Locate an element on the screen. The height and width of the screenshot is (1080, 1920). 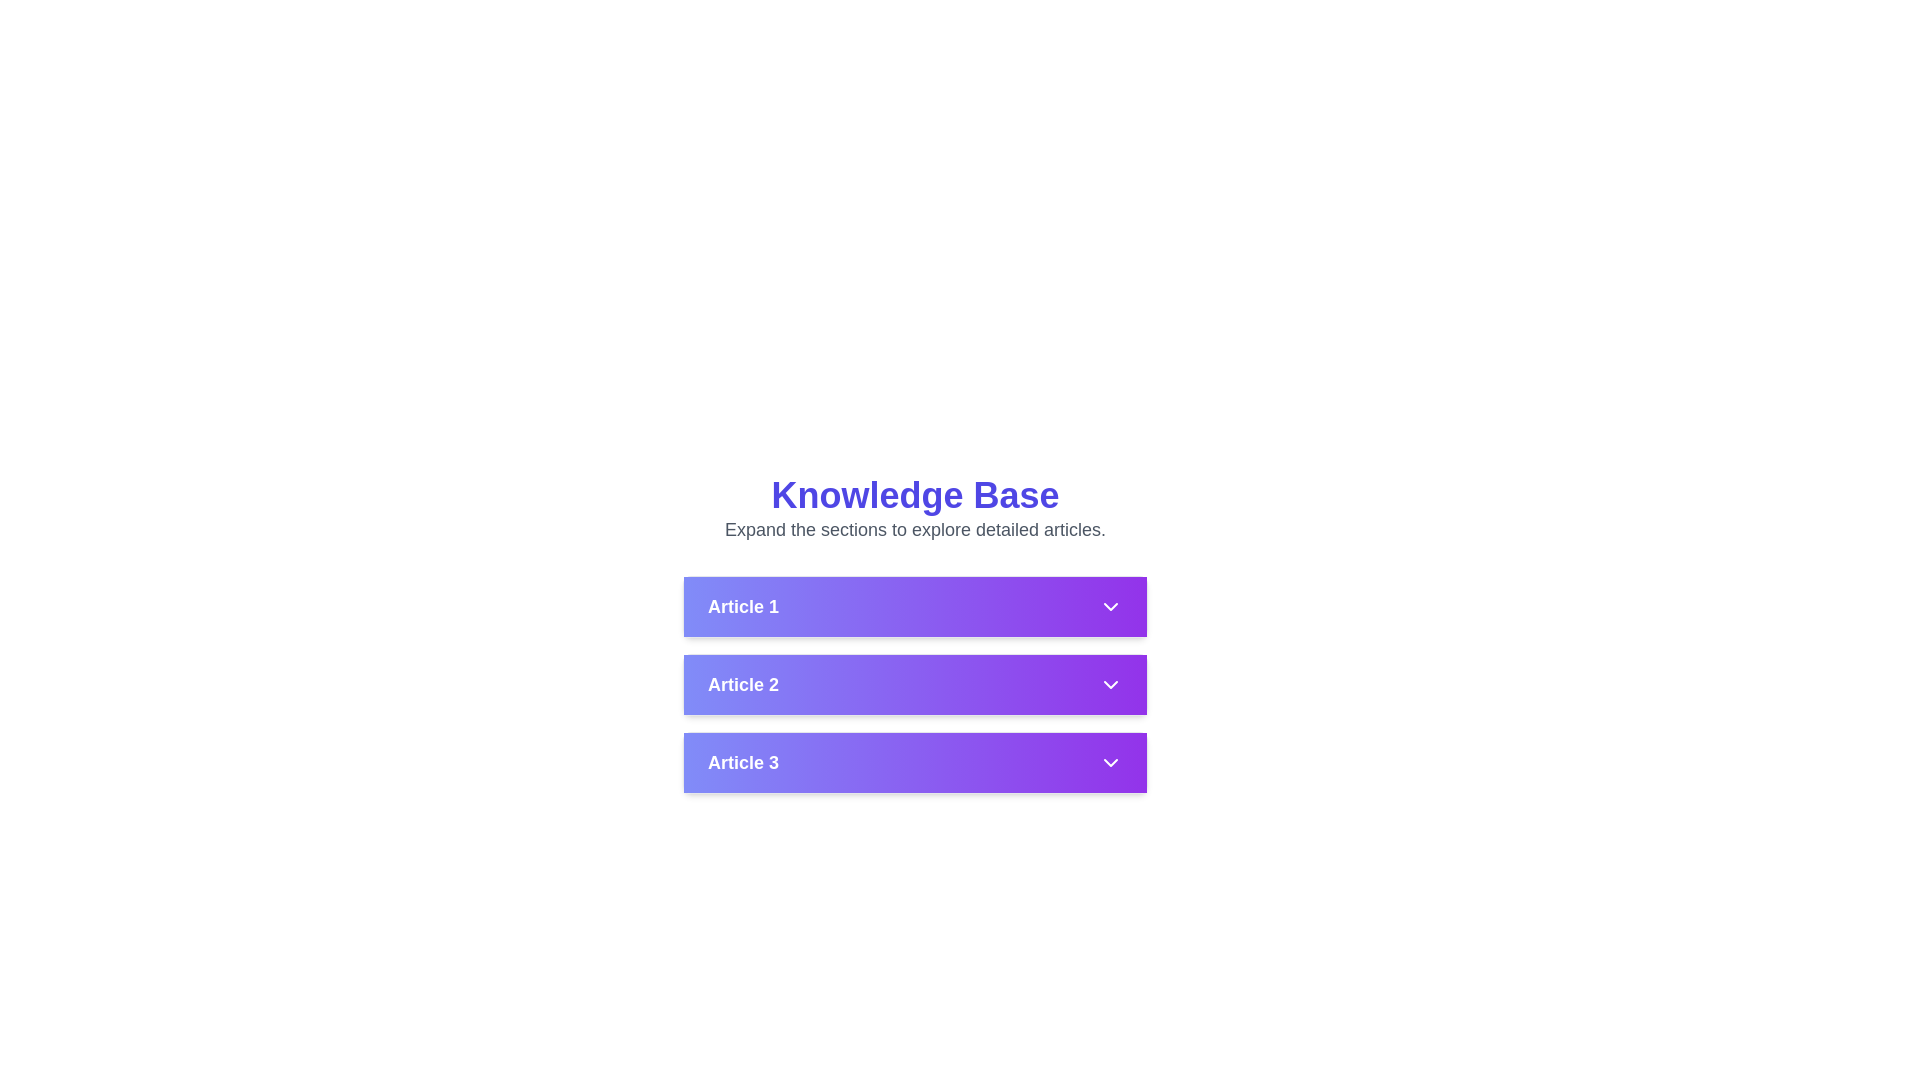
the interactive list item labeled 'Article 1' is located at coordinates (914, 605).